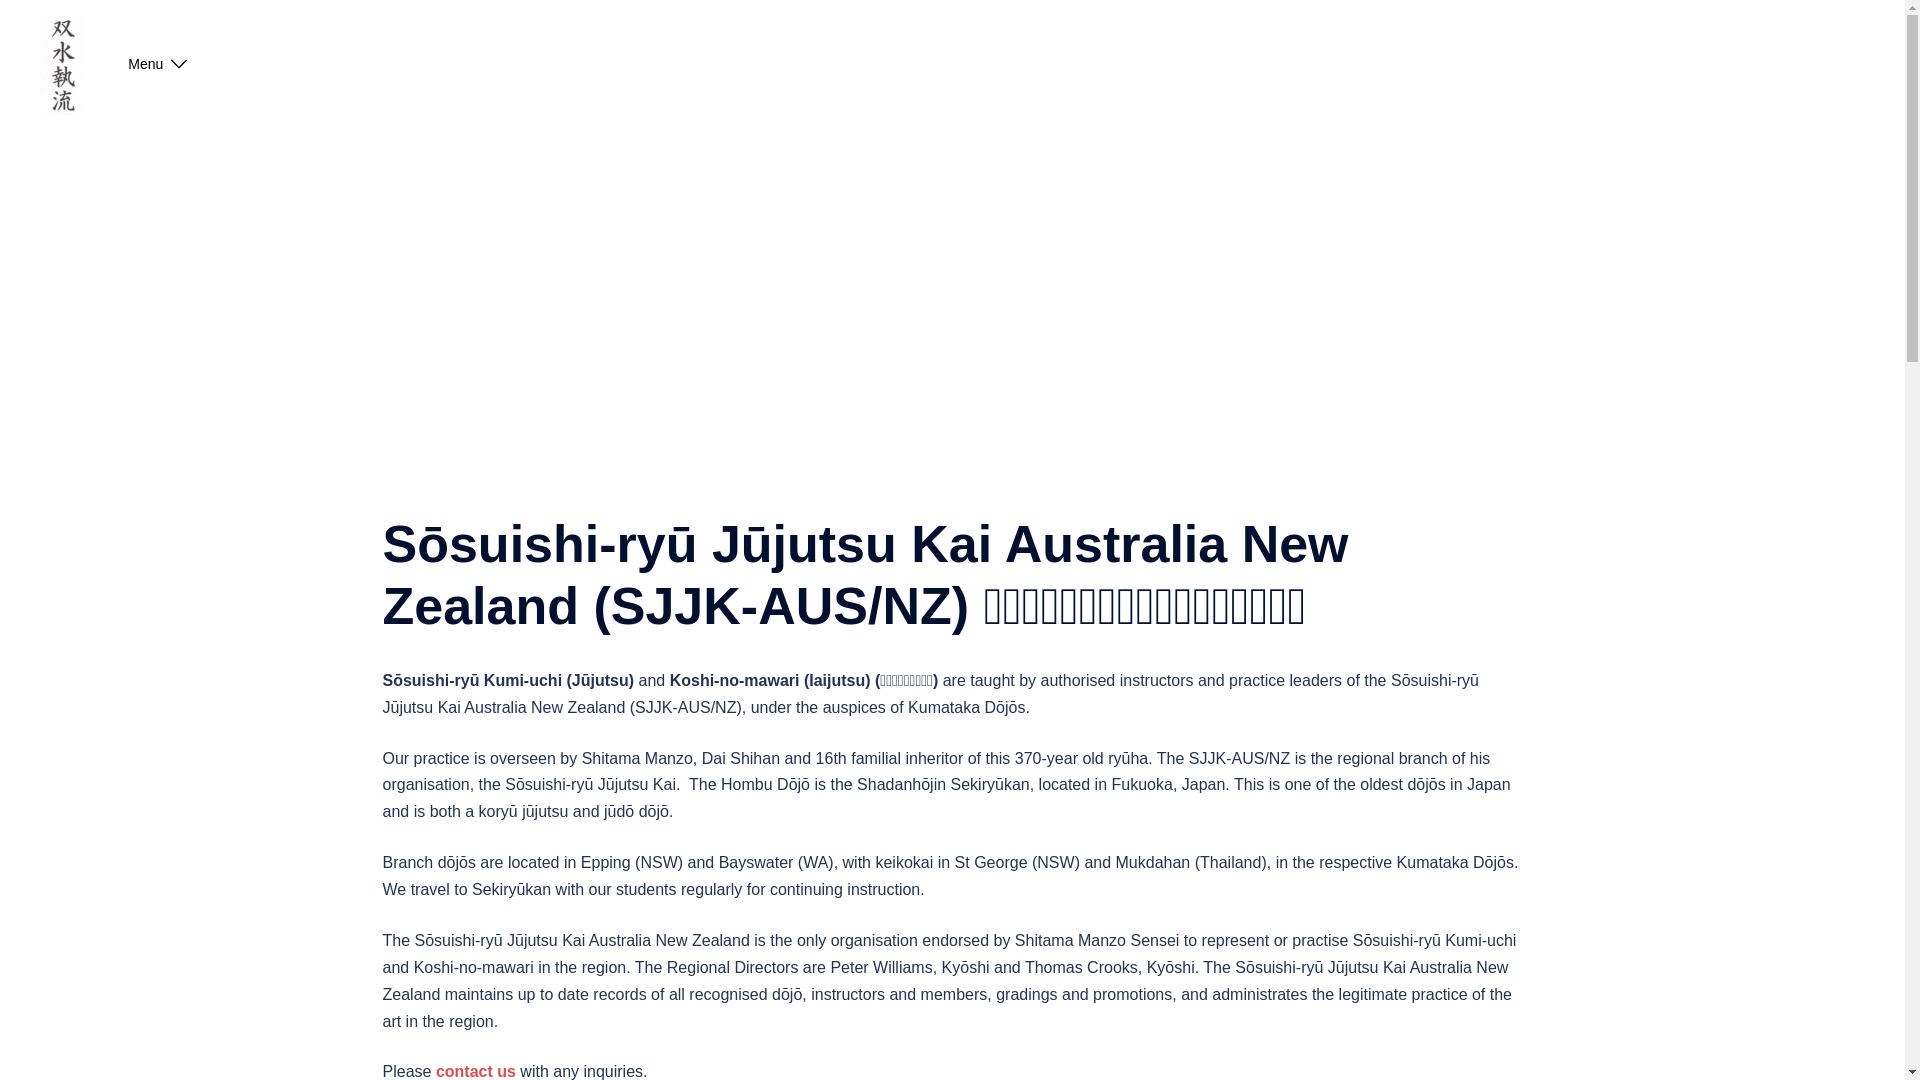  I want to click on 'Menu', so click(144, 64).